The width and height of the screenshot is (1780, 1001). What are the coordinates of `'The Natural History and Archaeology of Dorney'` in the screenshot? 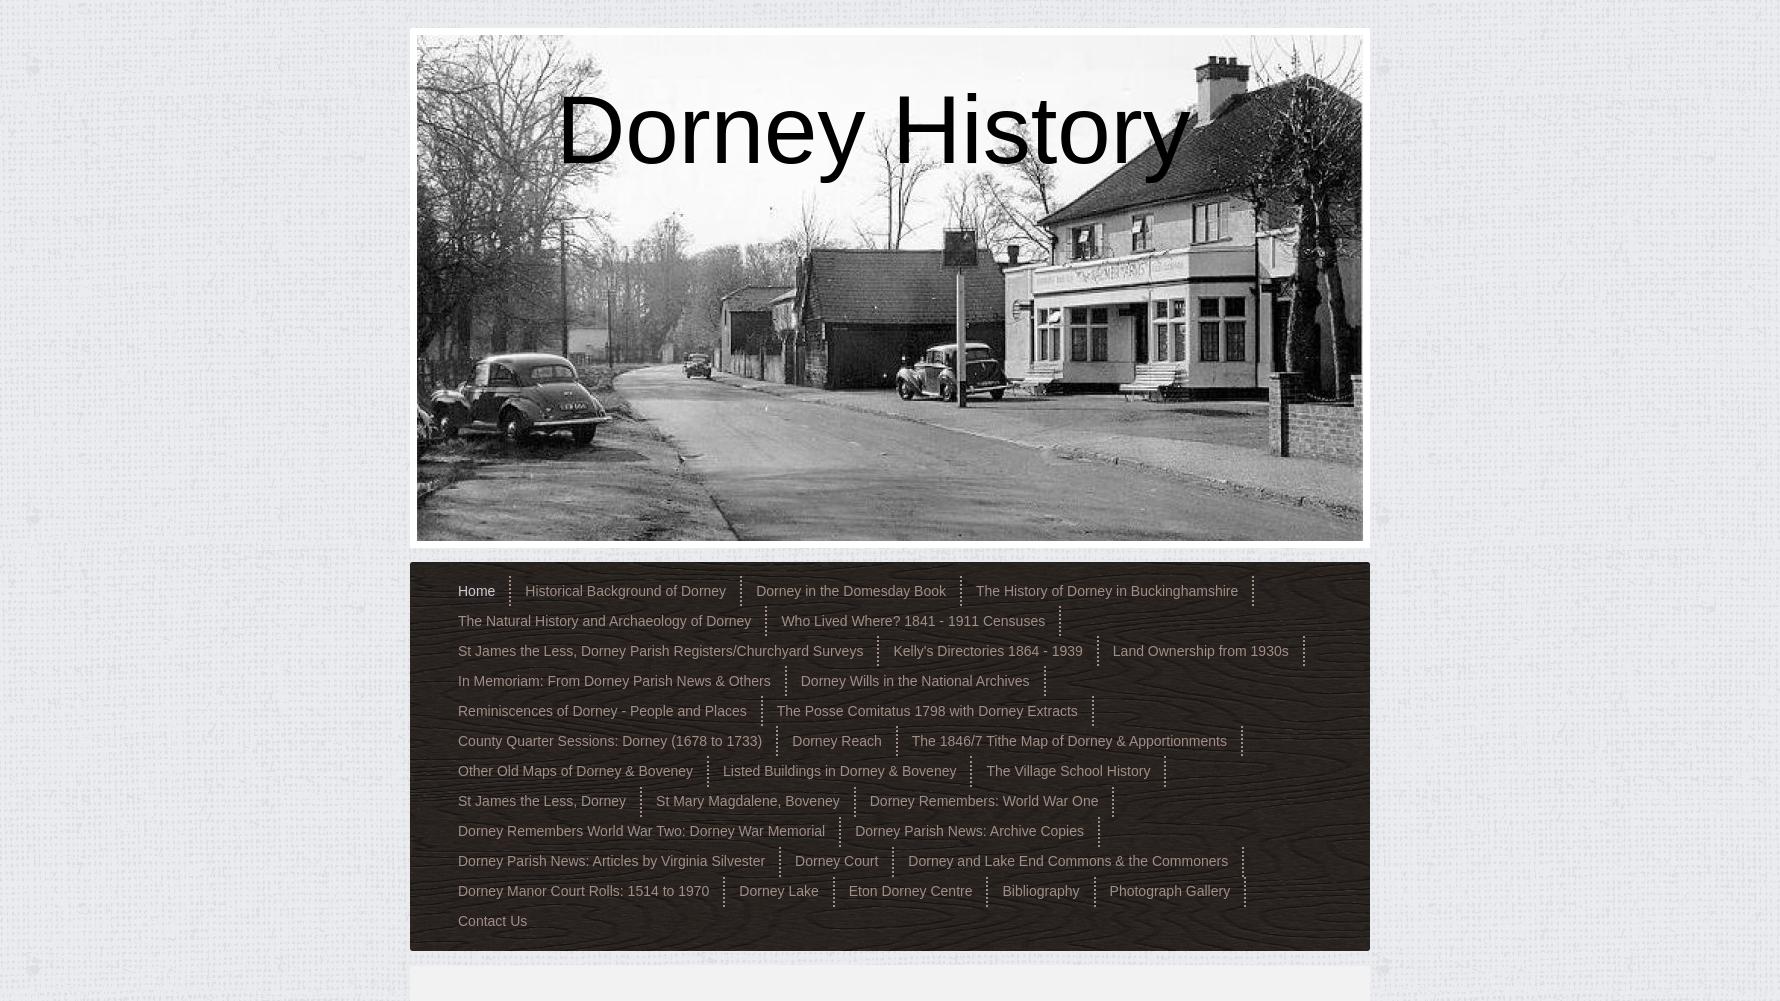 It's located at (604, 620).